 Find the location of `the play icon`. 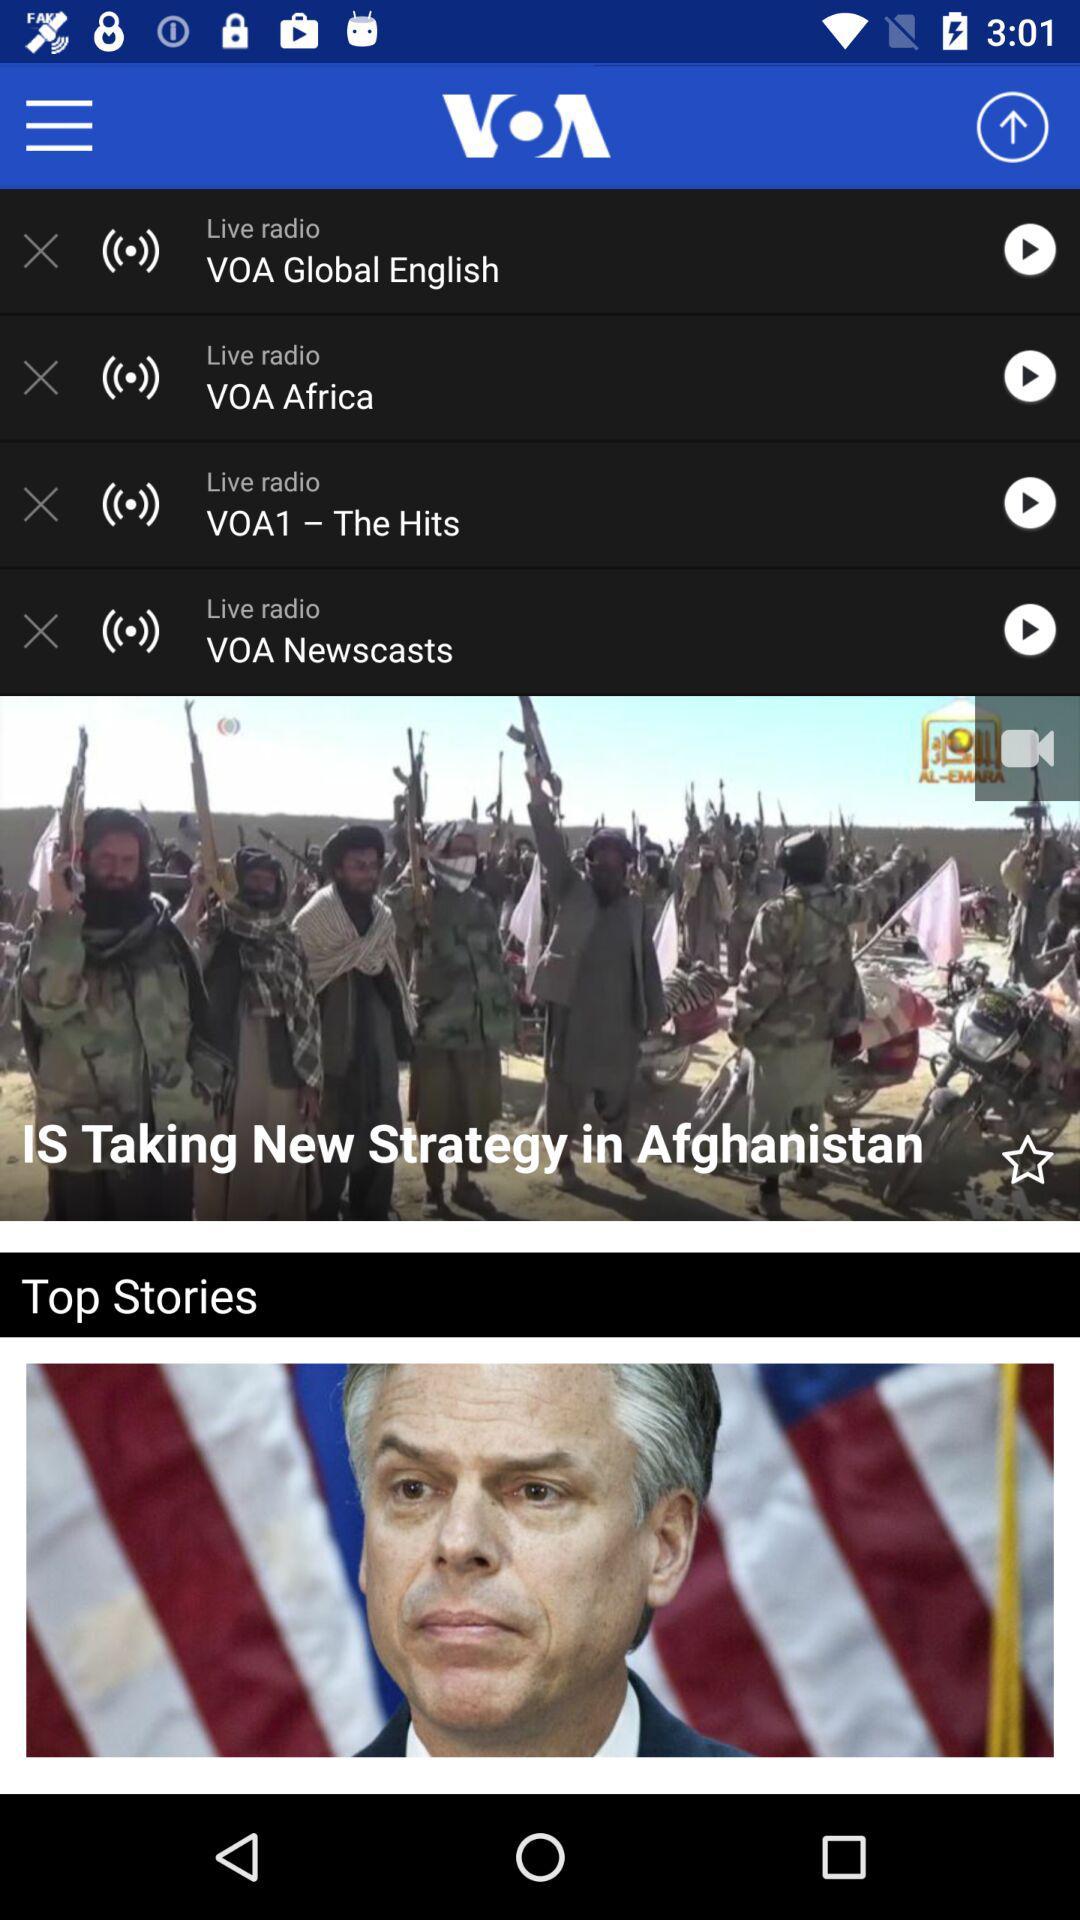

the play icon is located at coordinates (1039, 629).